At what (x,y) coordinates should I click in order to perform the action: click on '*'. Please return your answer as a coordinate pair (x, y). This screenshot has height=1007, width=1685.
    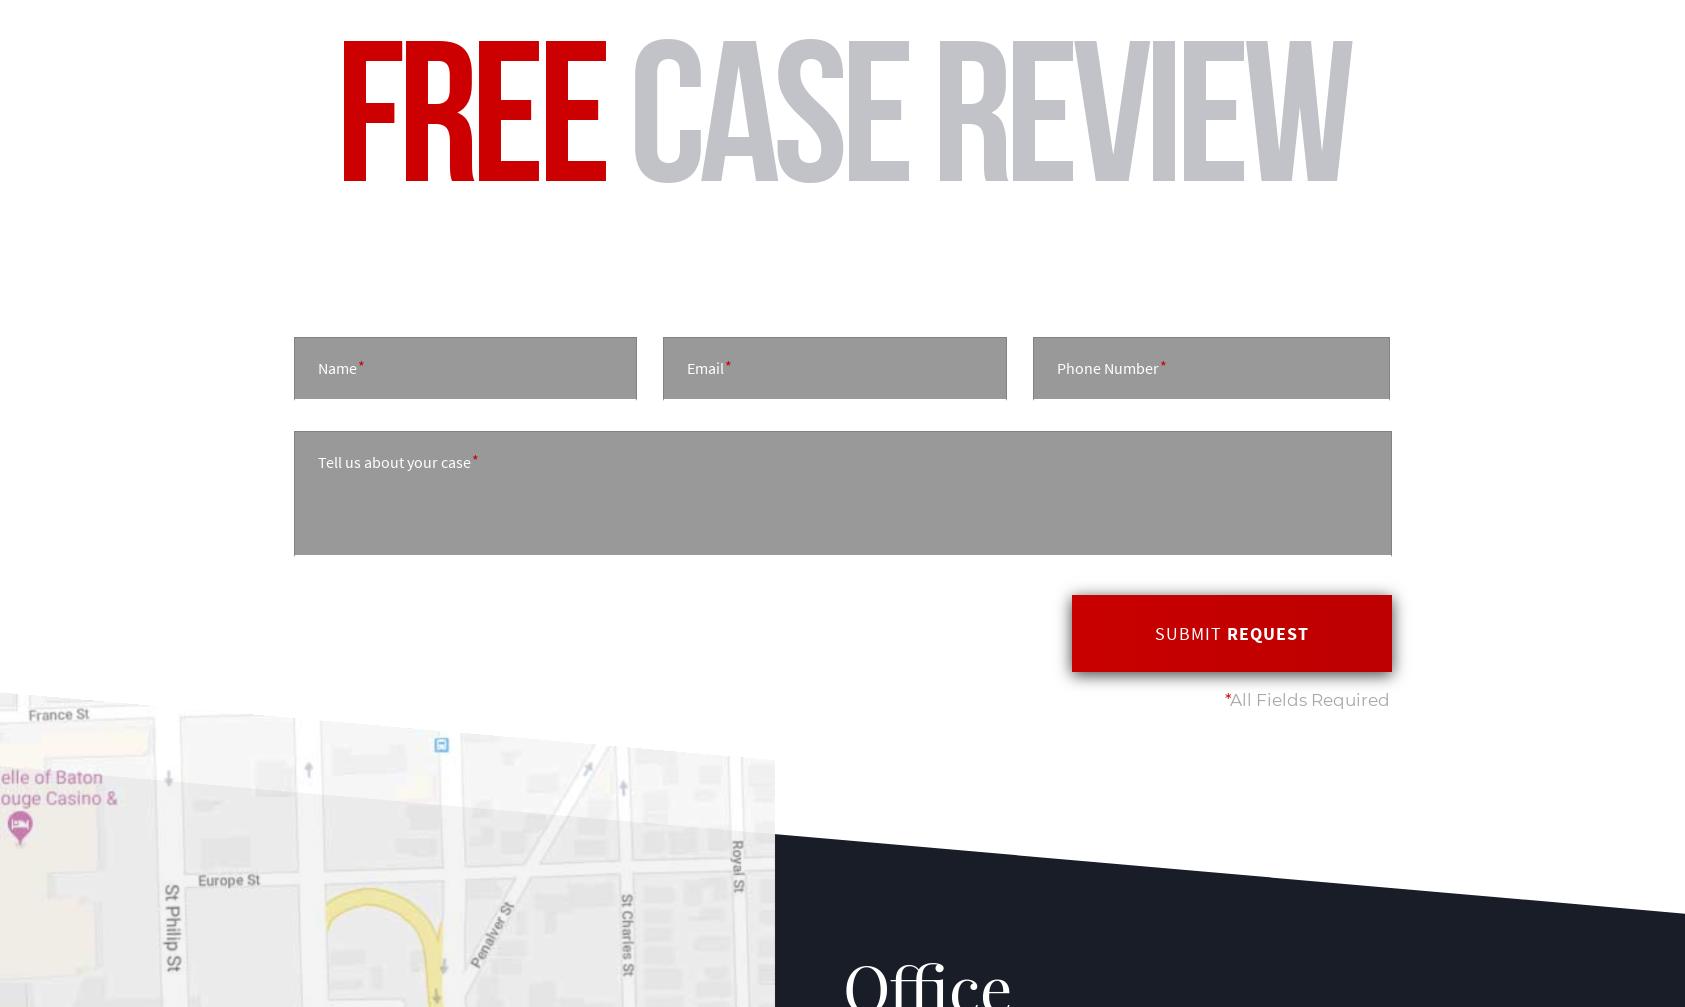
    Looking at the image, I should click on (1226, 698).